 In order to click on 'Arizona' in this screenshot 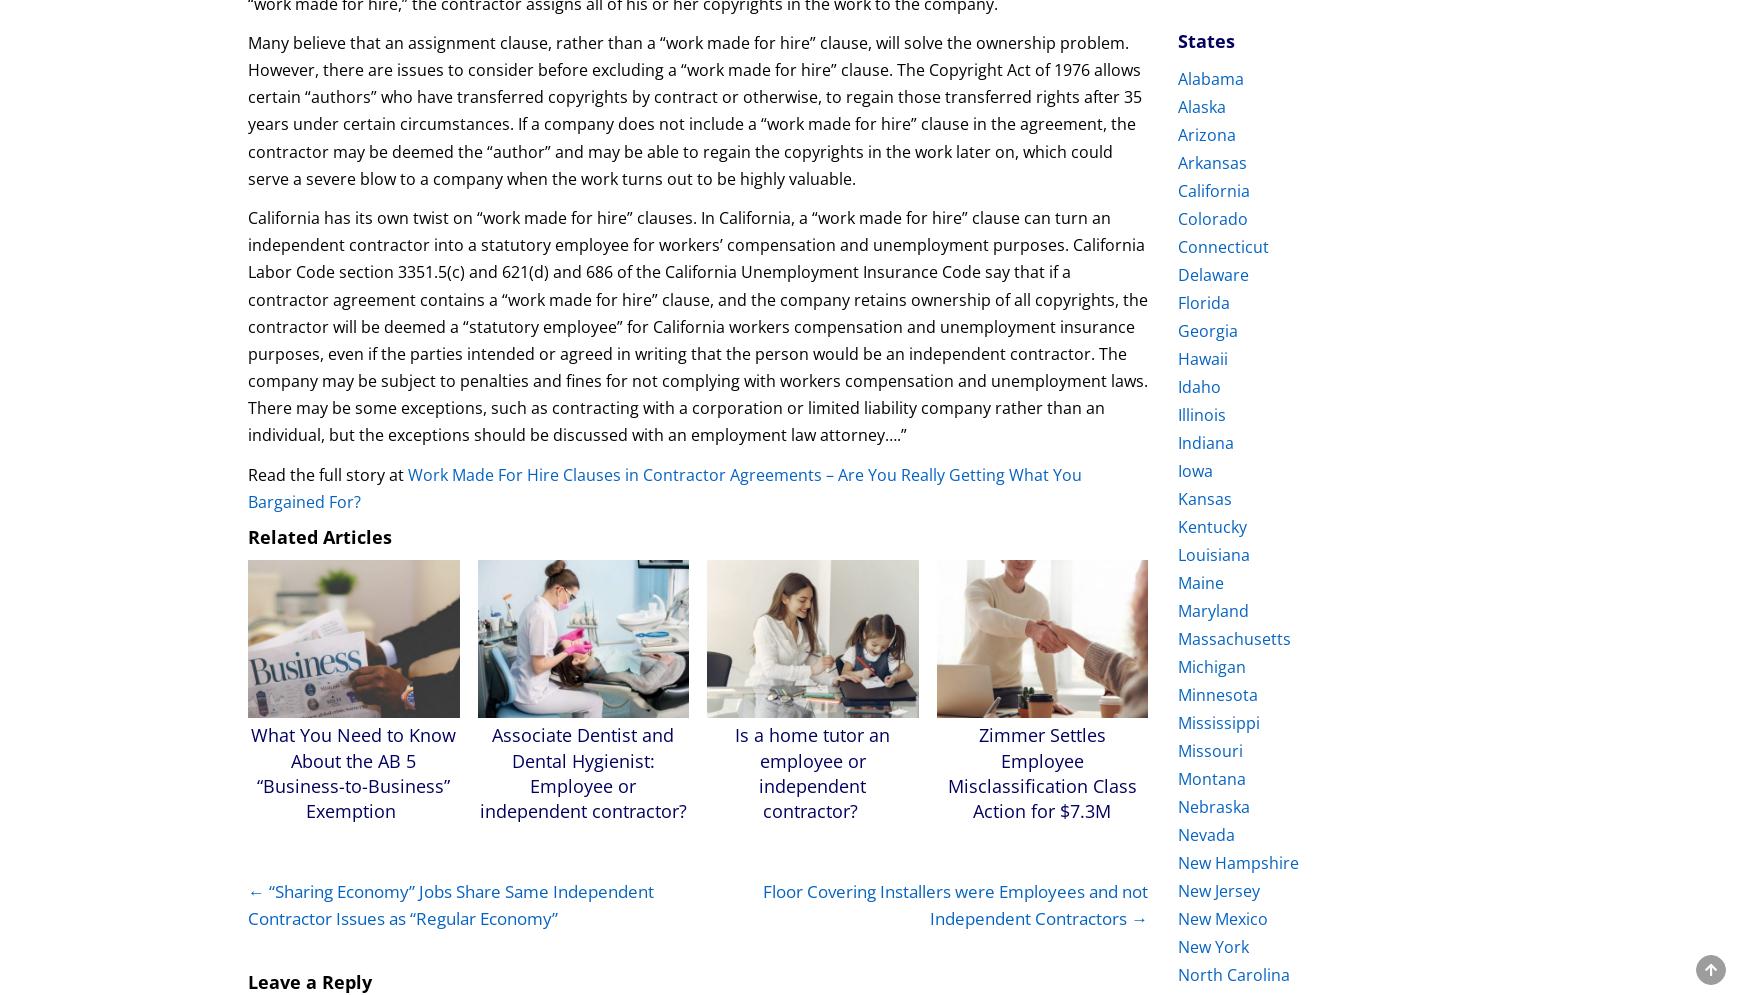, I will do `click(1178, 134)`.